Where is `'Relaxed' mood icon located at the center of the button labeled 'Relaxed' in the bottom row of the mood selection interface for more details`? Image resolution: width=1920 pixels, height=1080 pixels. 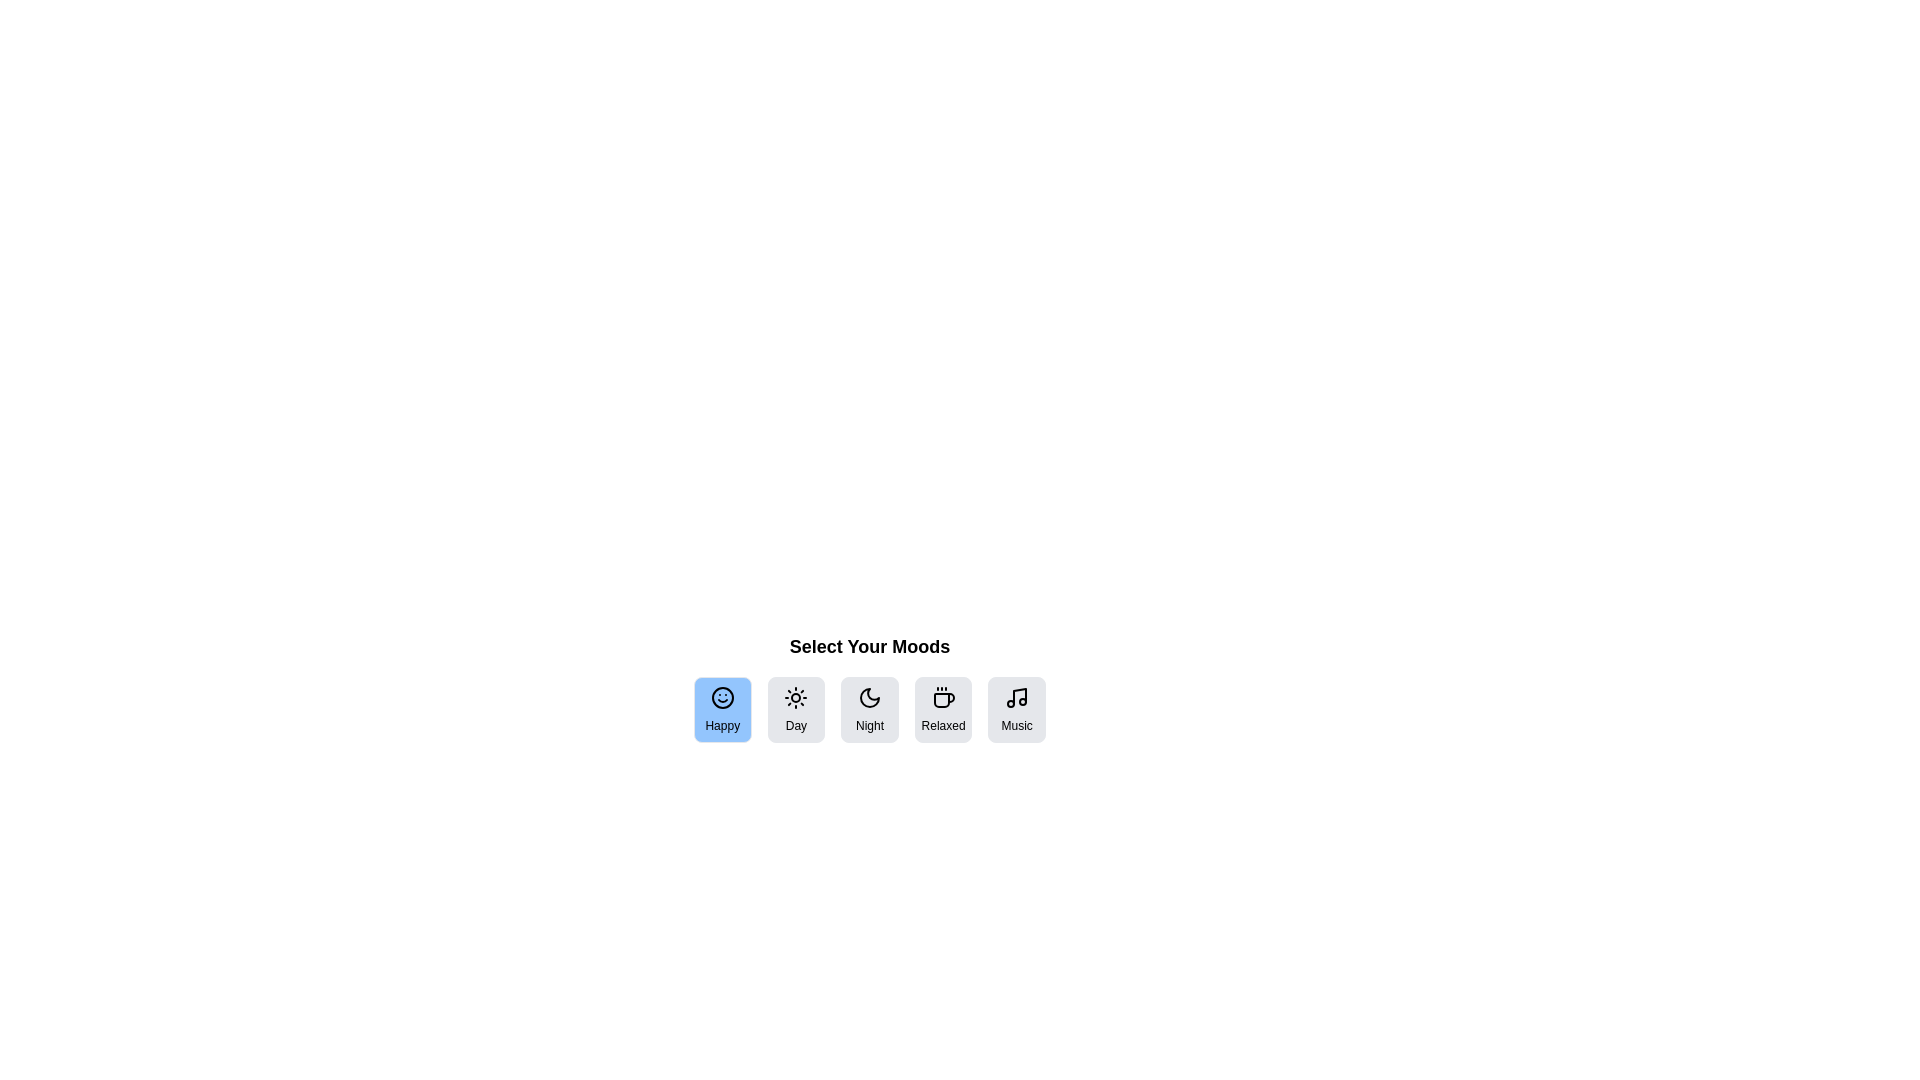
'Relaxed' mood icon located at the center of the button labeled 'Relaxed' in the bottom row of the mood selection interface for more details is located at coordinates (942, 697).